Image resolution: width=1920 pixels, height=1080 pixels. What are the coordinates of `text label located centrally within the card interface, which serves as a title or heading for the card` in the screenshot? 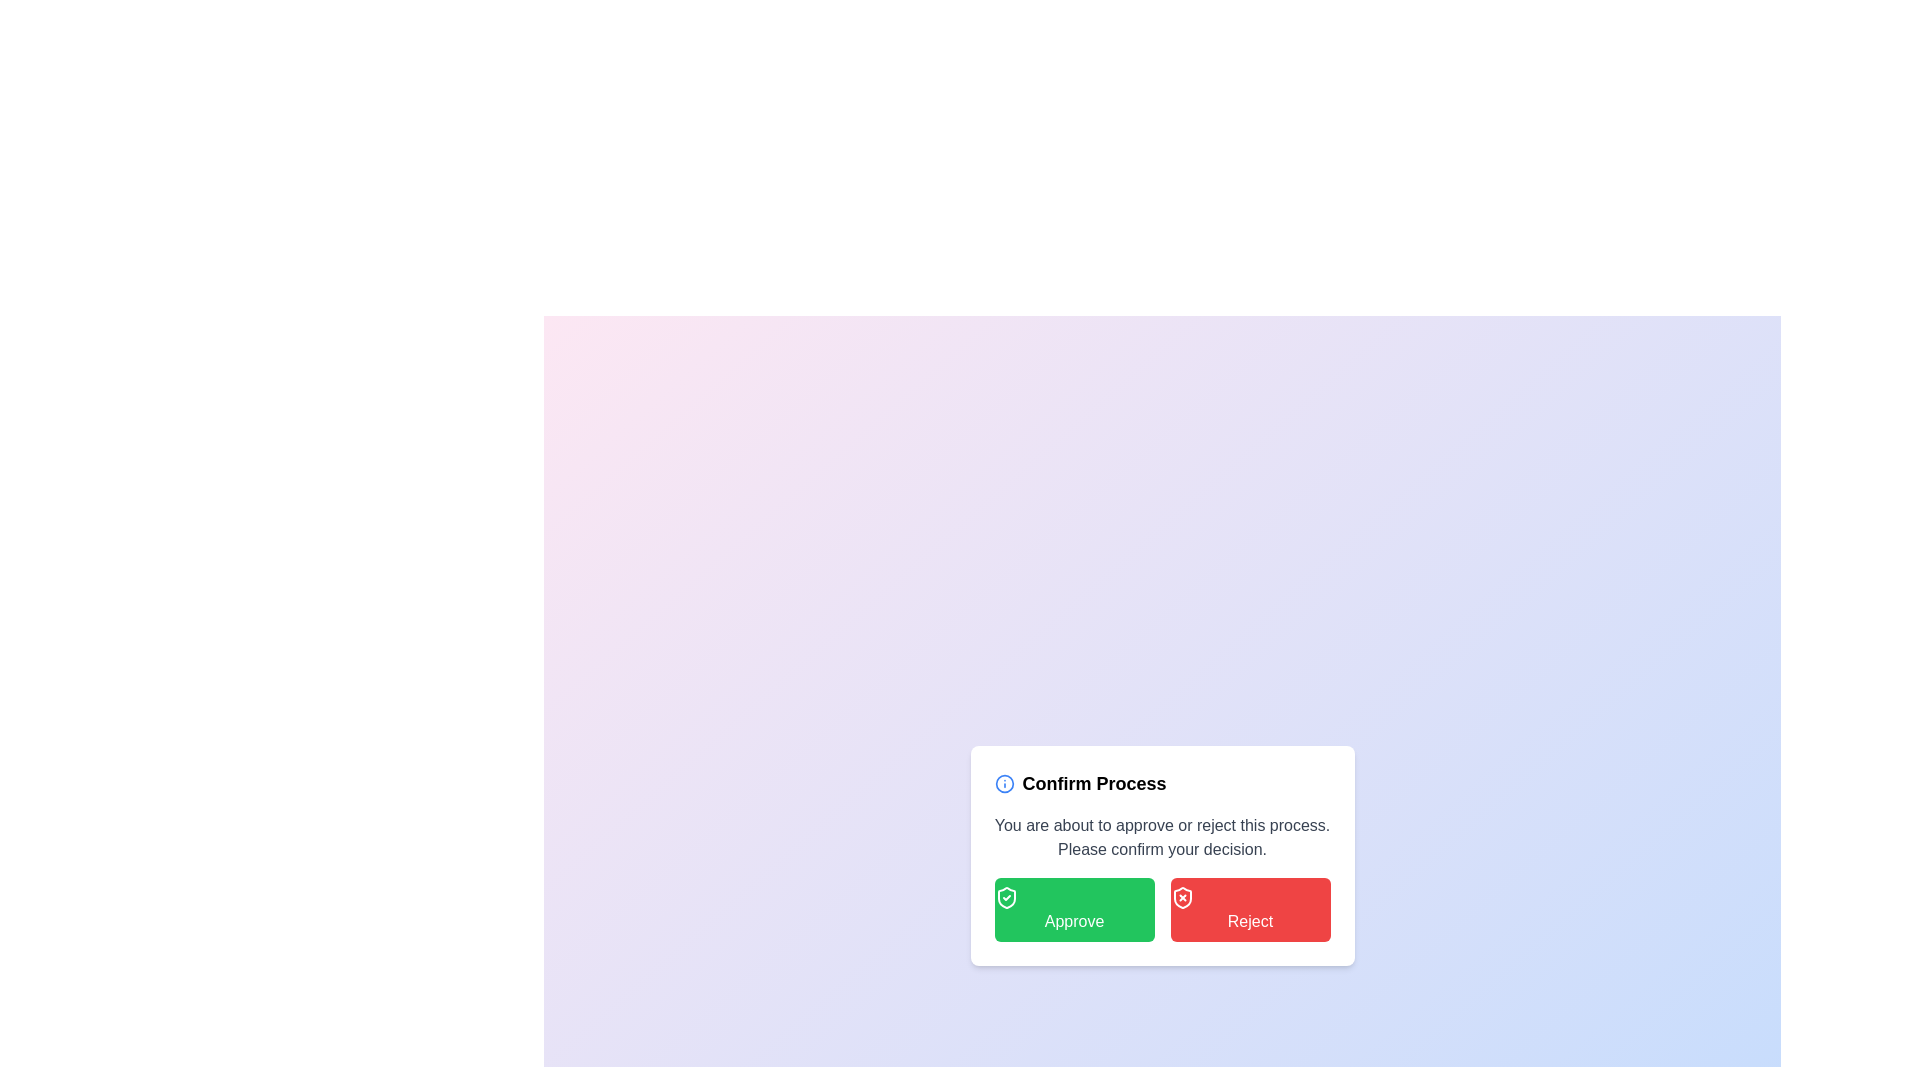 It's located at (1093, 782).